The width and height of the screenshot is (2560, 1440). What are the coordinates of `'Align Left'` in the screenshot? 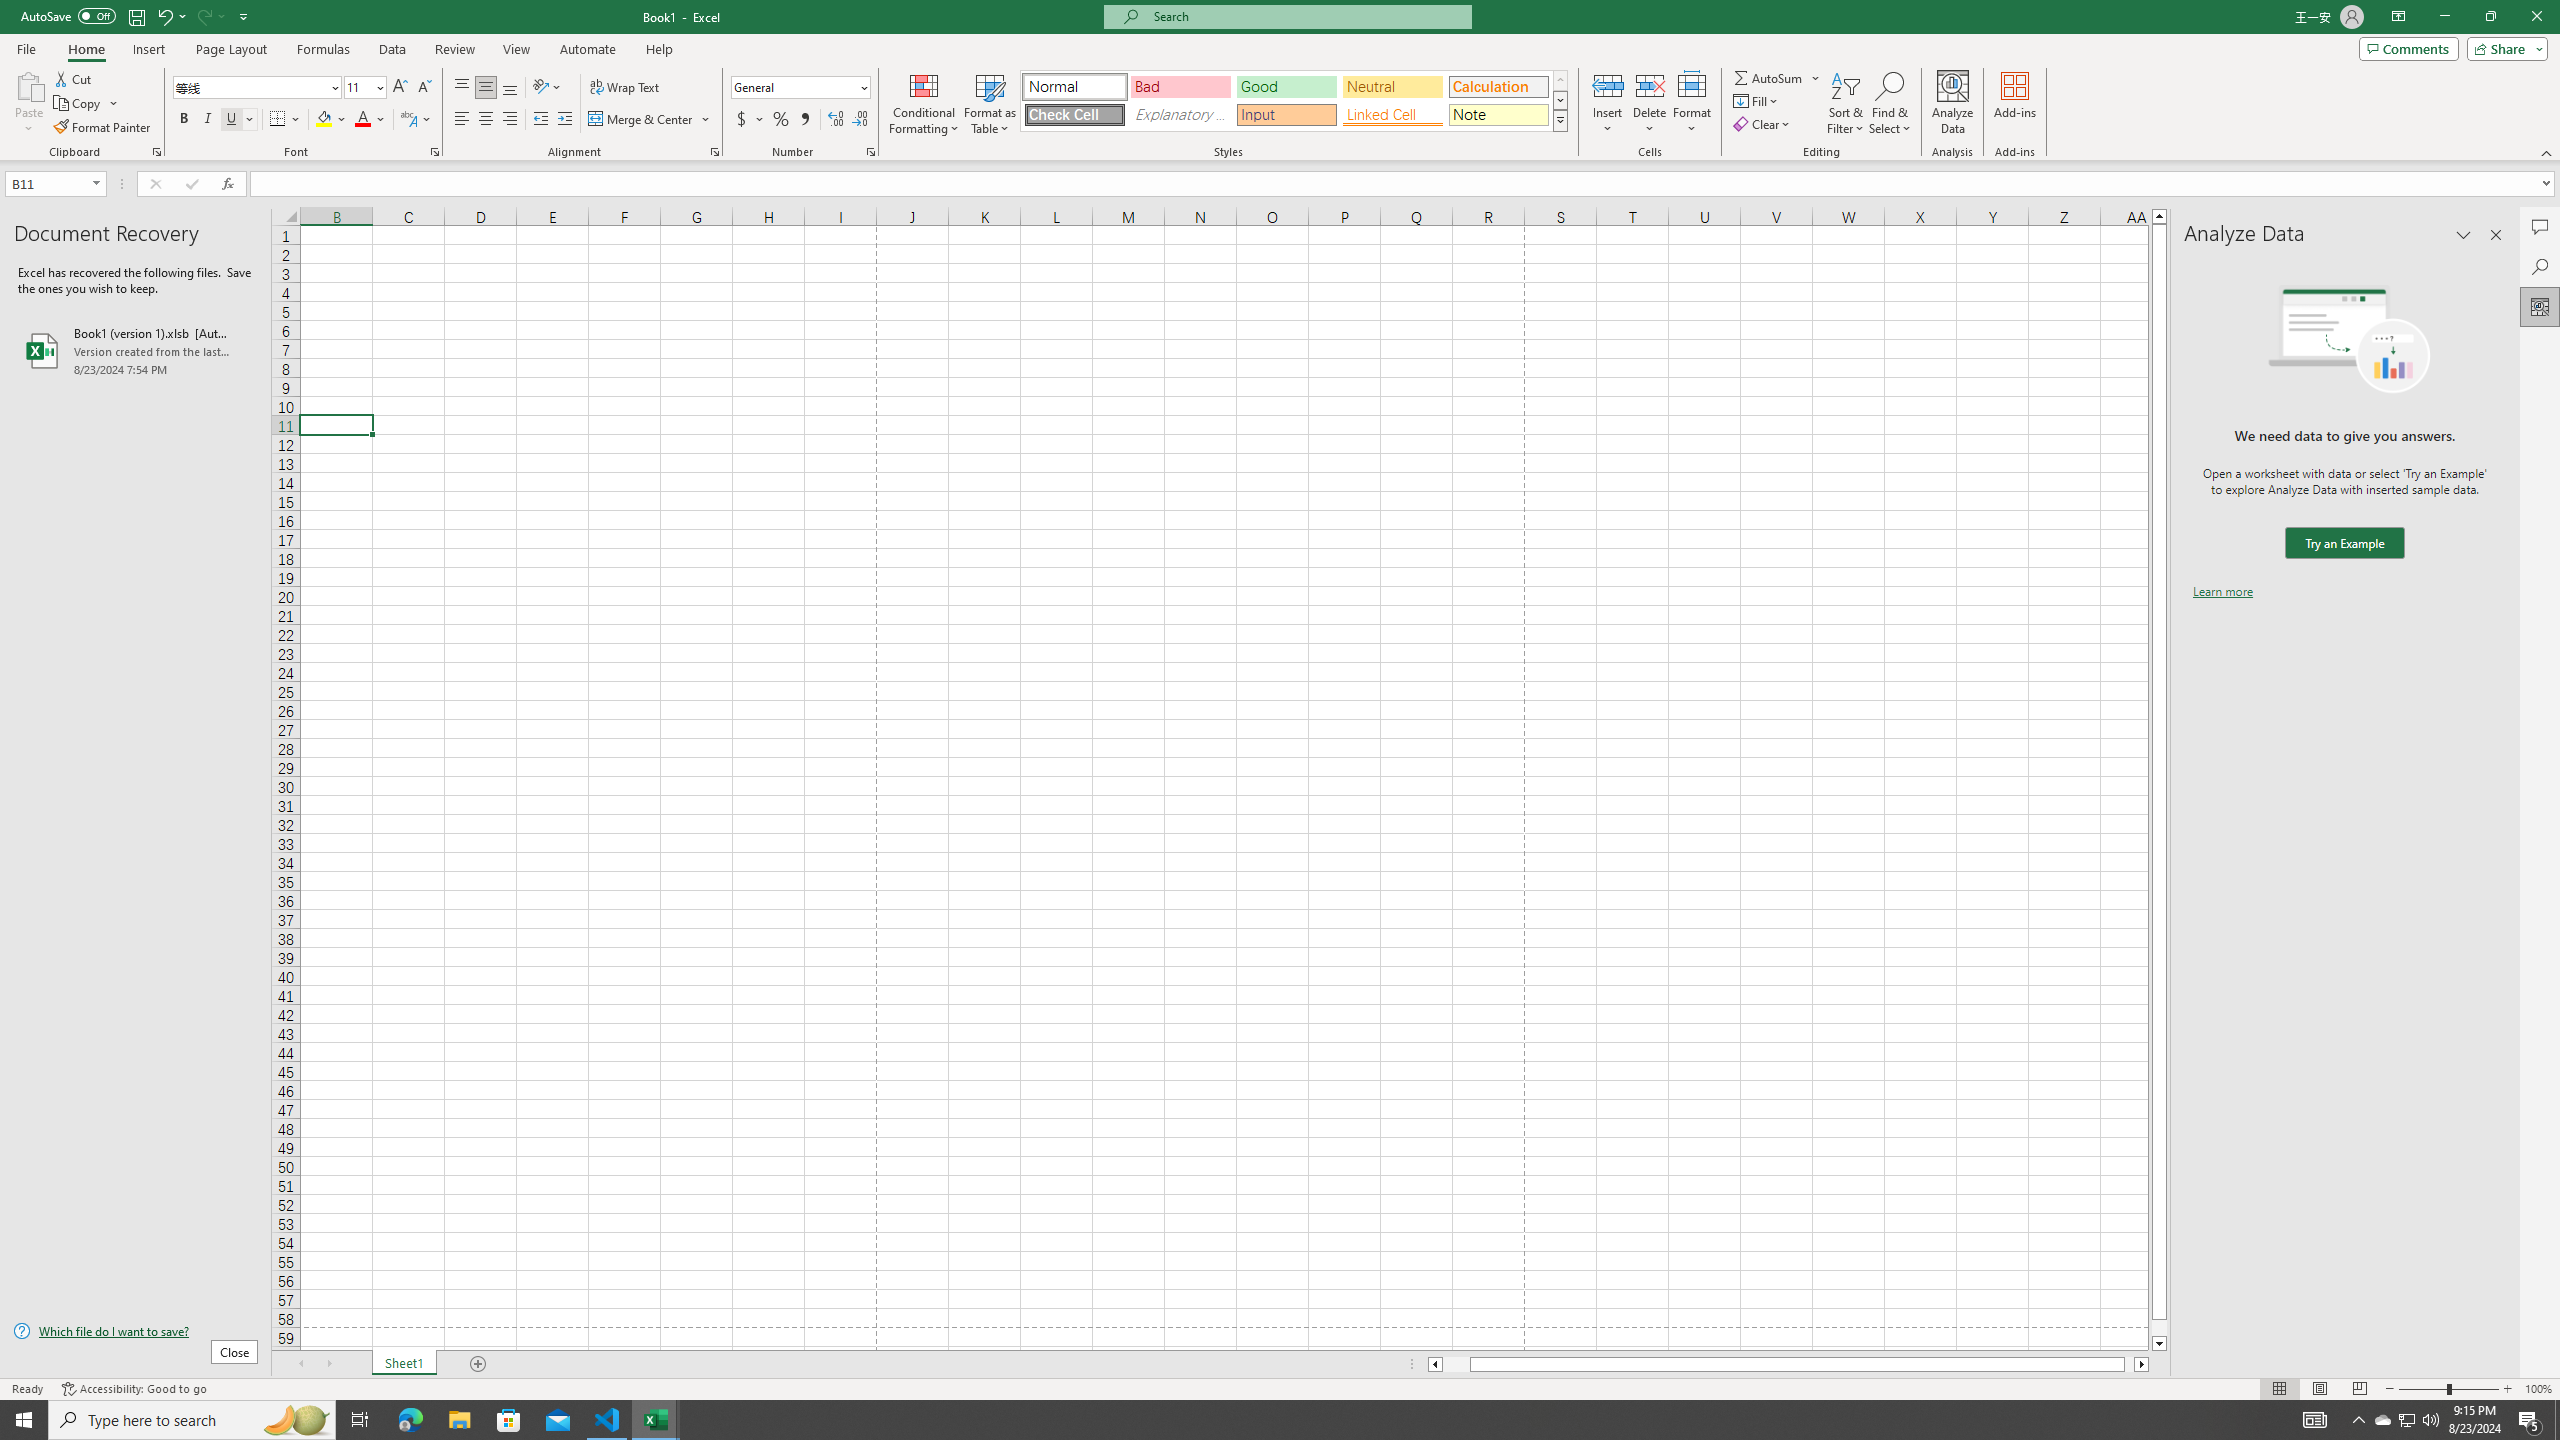 It's located at (461, 118).